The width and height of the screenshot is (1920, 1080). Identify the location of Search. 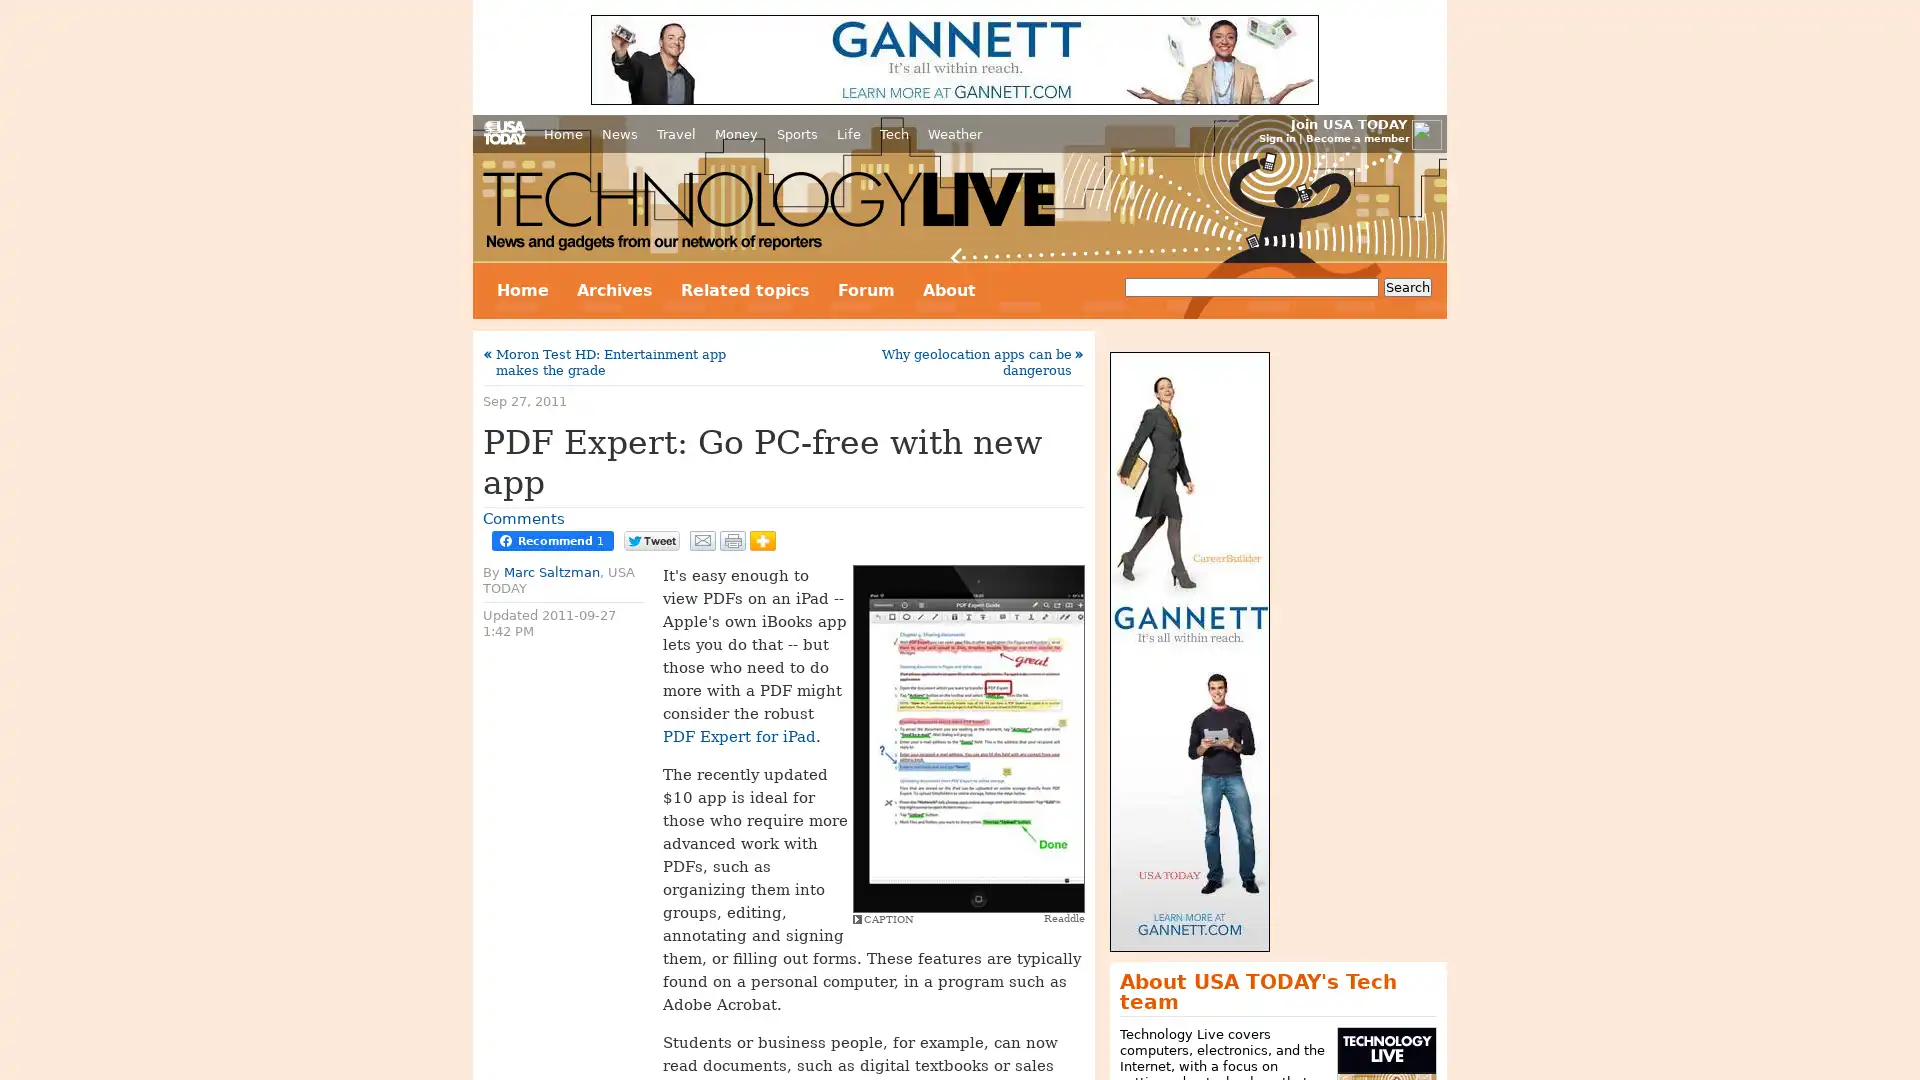
(1406, 287).